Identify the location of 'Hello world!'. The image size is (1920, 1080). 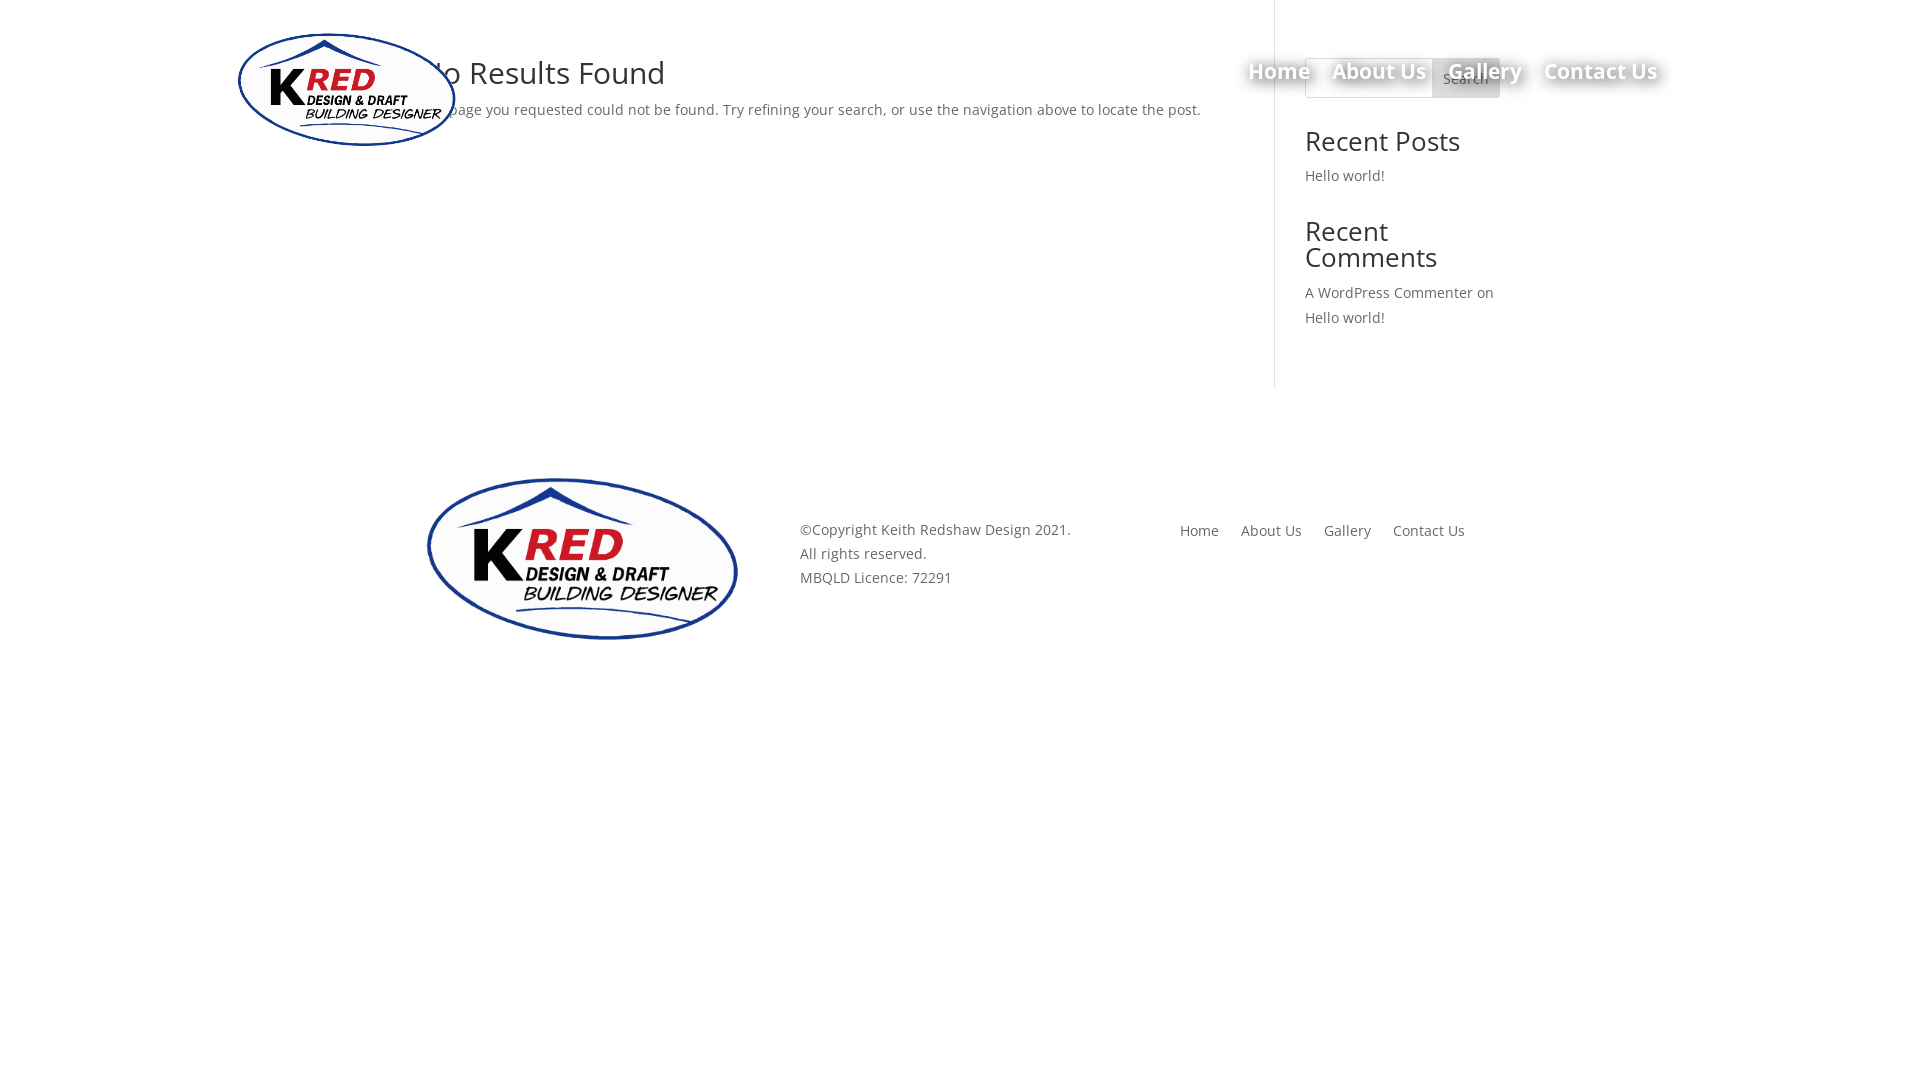
(1344, 174).